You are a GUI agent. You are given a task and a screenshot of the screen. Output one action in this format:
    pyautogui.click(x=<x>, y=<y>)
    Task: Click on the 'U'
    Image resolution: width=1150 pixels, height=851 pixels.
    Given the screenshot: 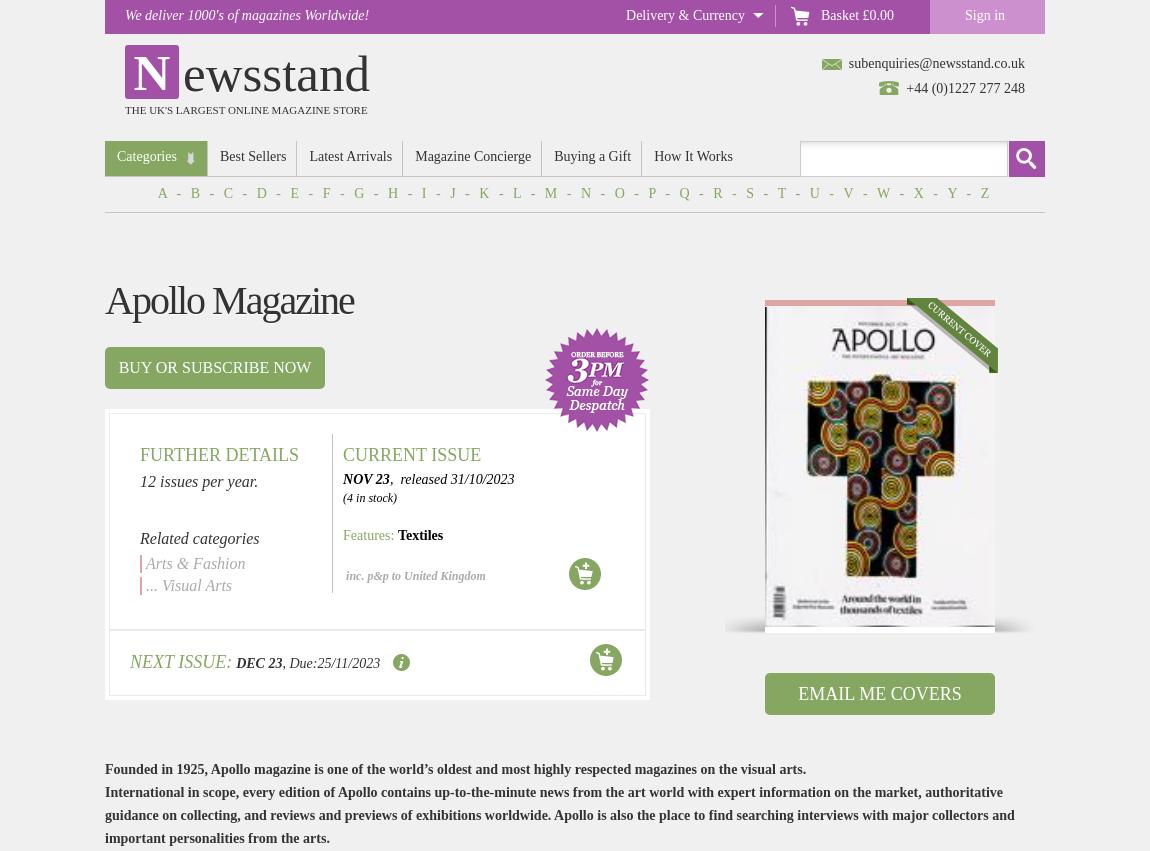 What is the action you would take?
    pyautogui.click(x=814, y=192)
    